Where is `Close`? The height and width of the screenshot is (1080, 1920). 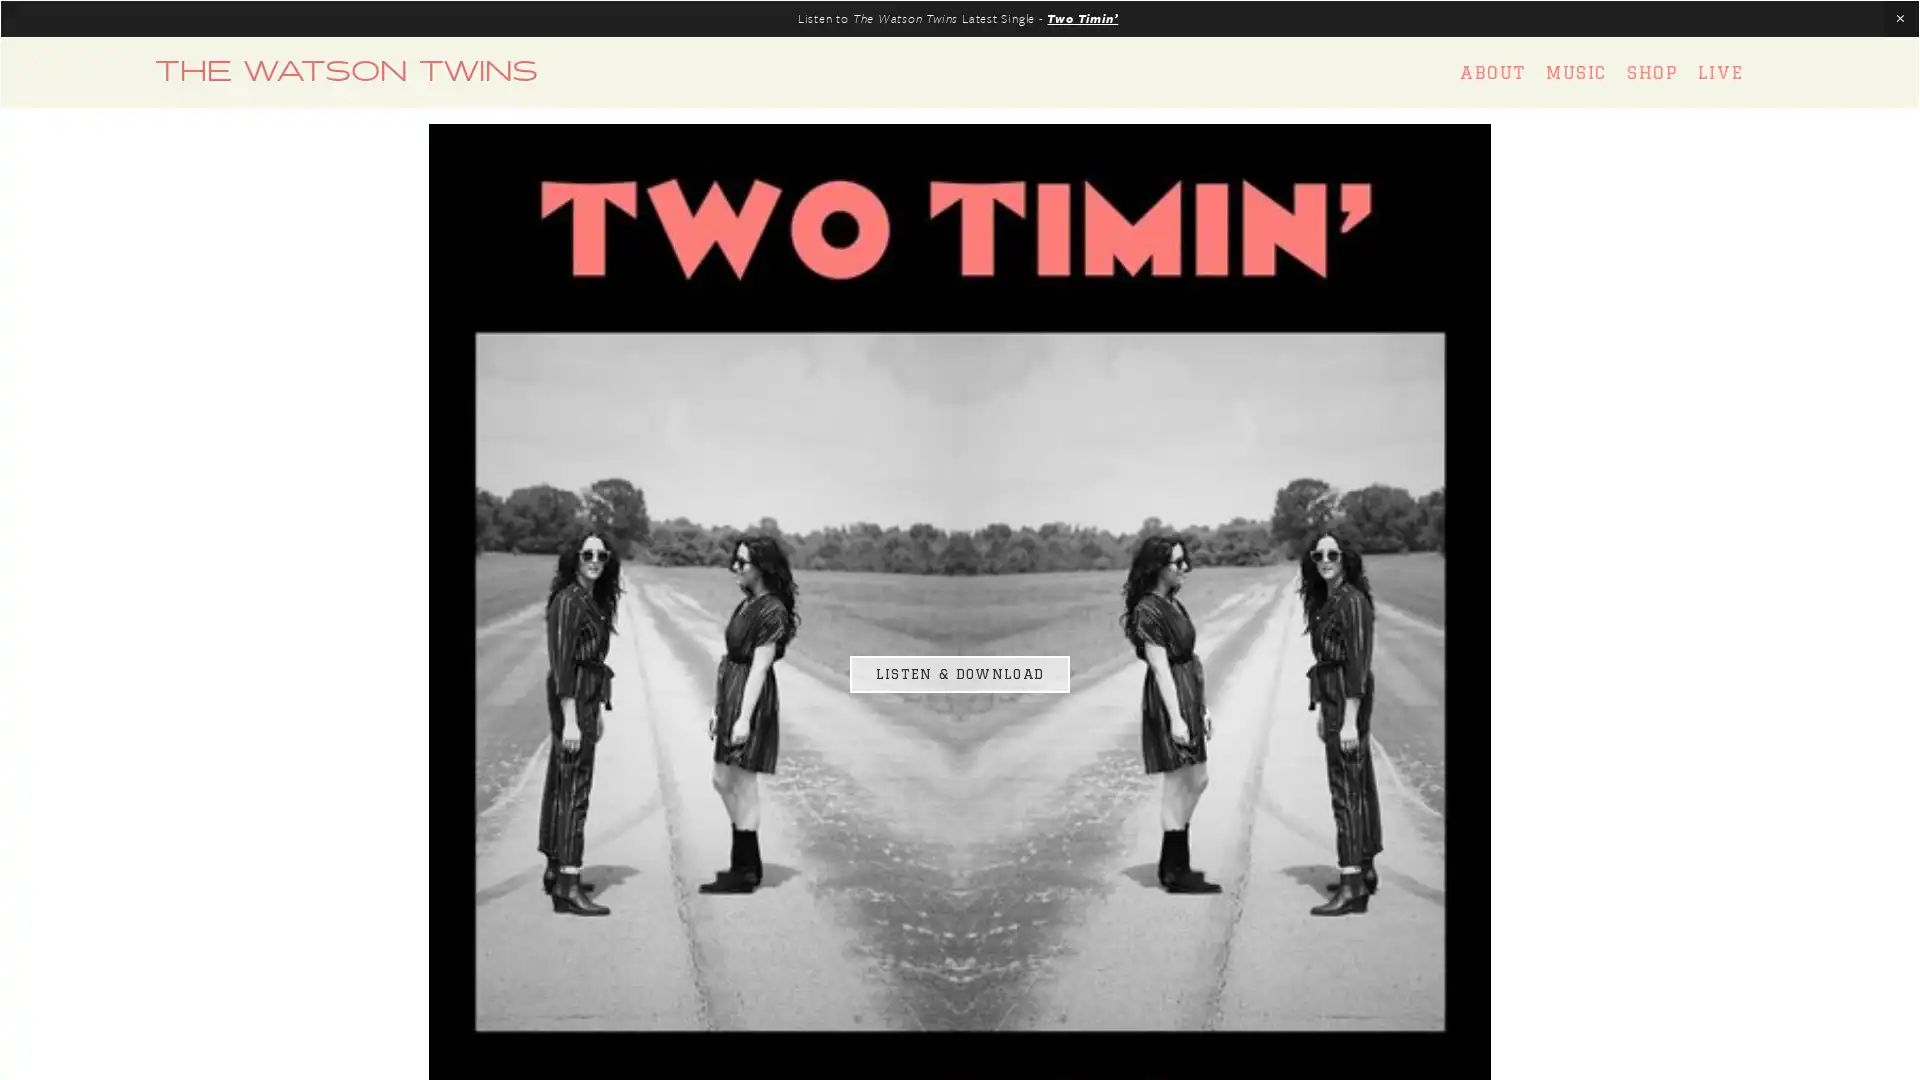
Close is located at coordinates (1311, 285).